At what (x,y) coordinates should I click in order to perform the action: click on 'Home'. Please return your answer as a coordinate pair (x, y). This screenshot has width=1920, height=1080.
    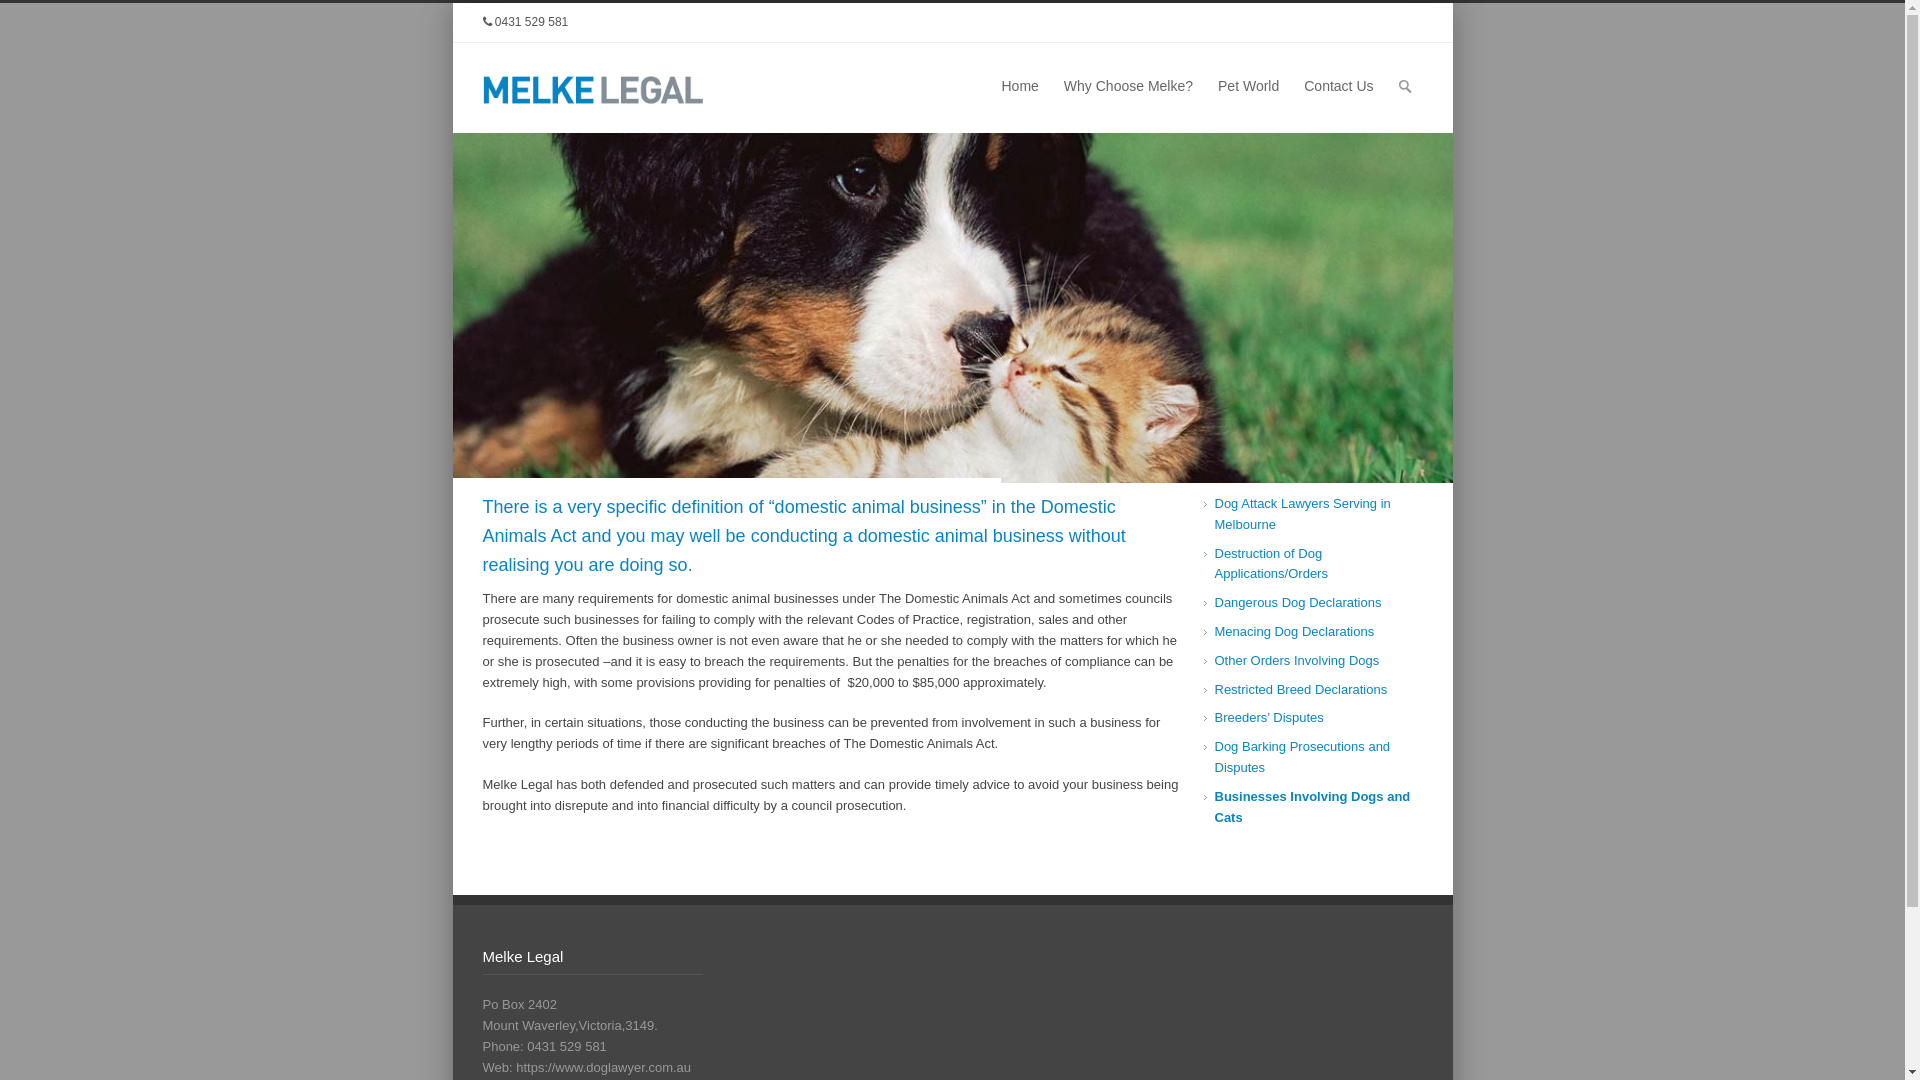
    Looking at the image, I should click on (996, 87).